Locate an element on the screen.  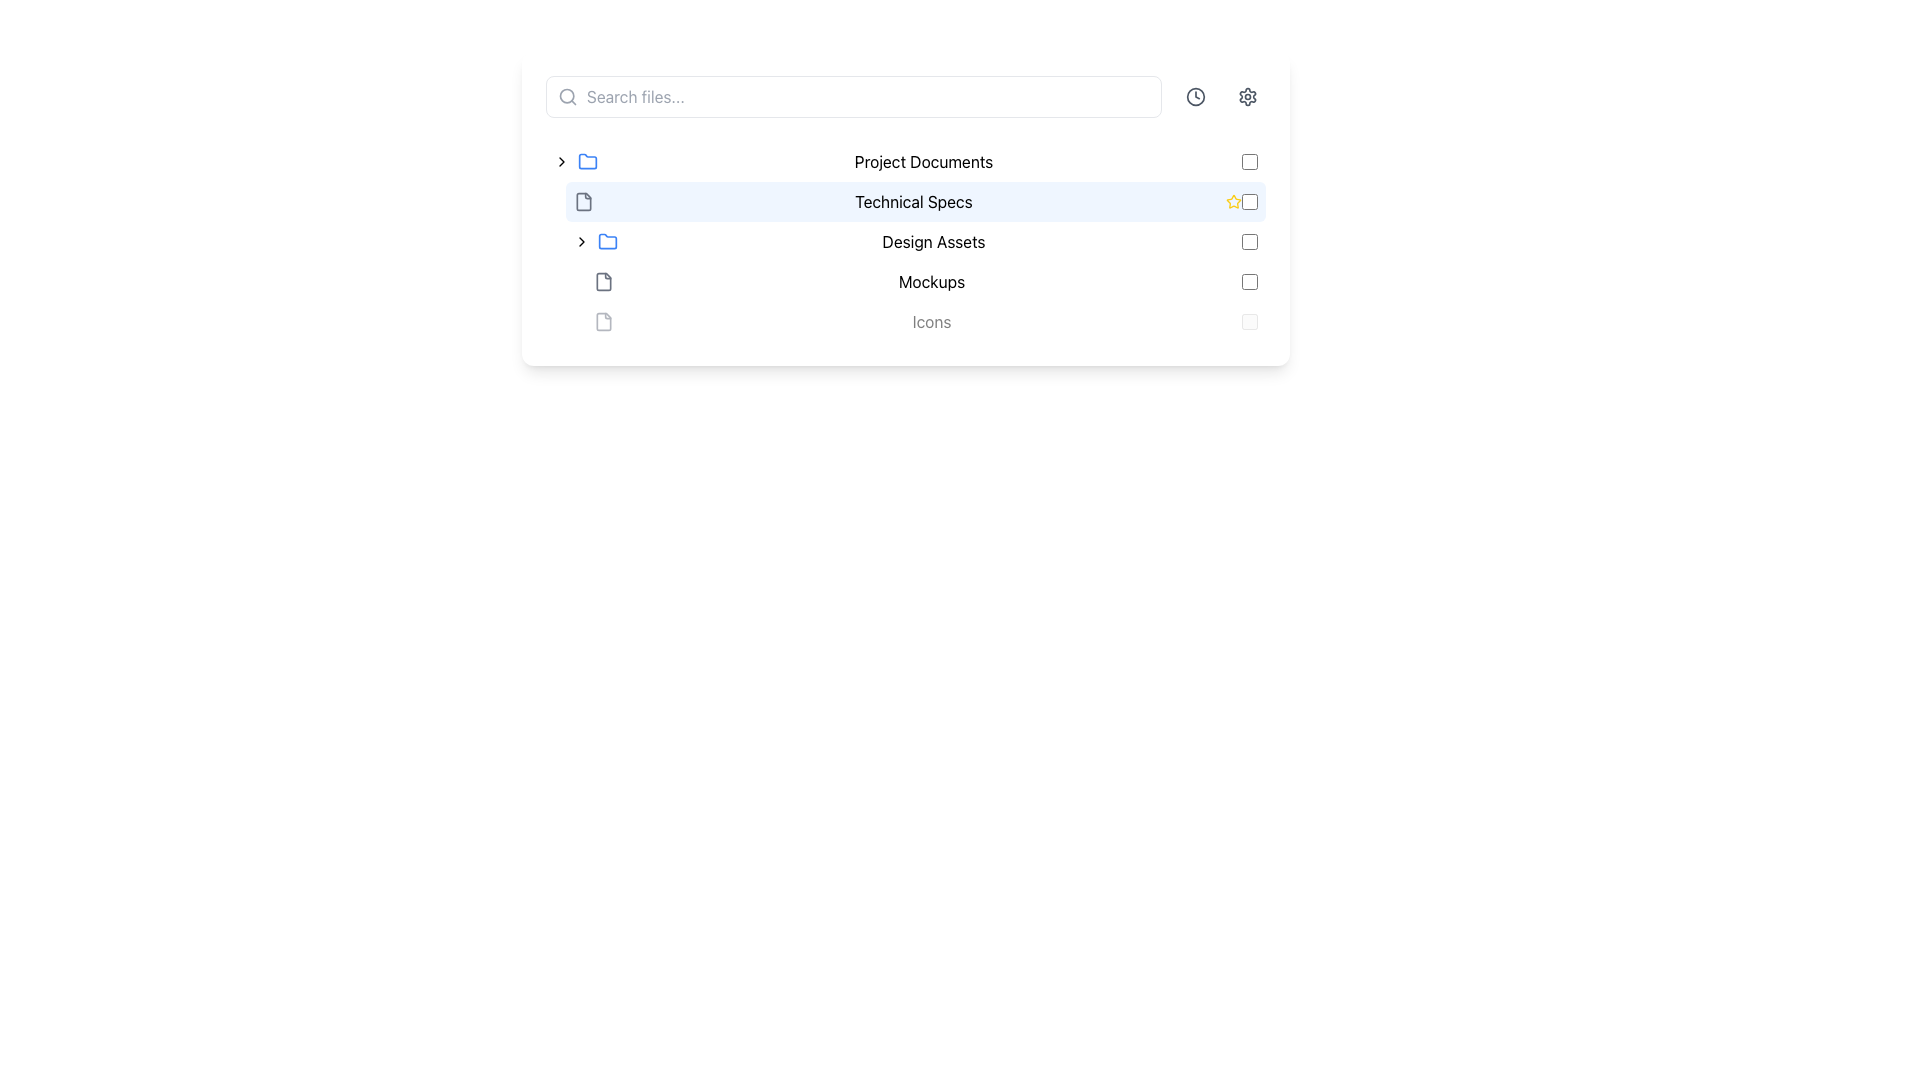
the disabled Checkbox located at the rightmost side of the 'Icons' row, which currently does not allow user interaction is located at coordinates (1248, 320).